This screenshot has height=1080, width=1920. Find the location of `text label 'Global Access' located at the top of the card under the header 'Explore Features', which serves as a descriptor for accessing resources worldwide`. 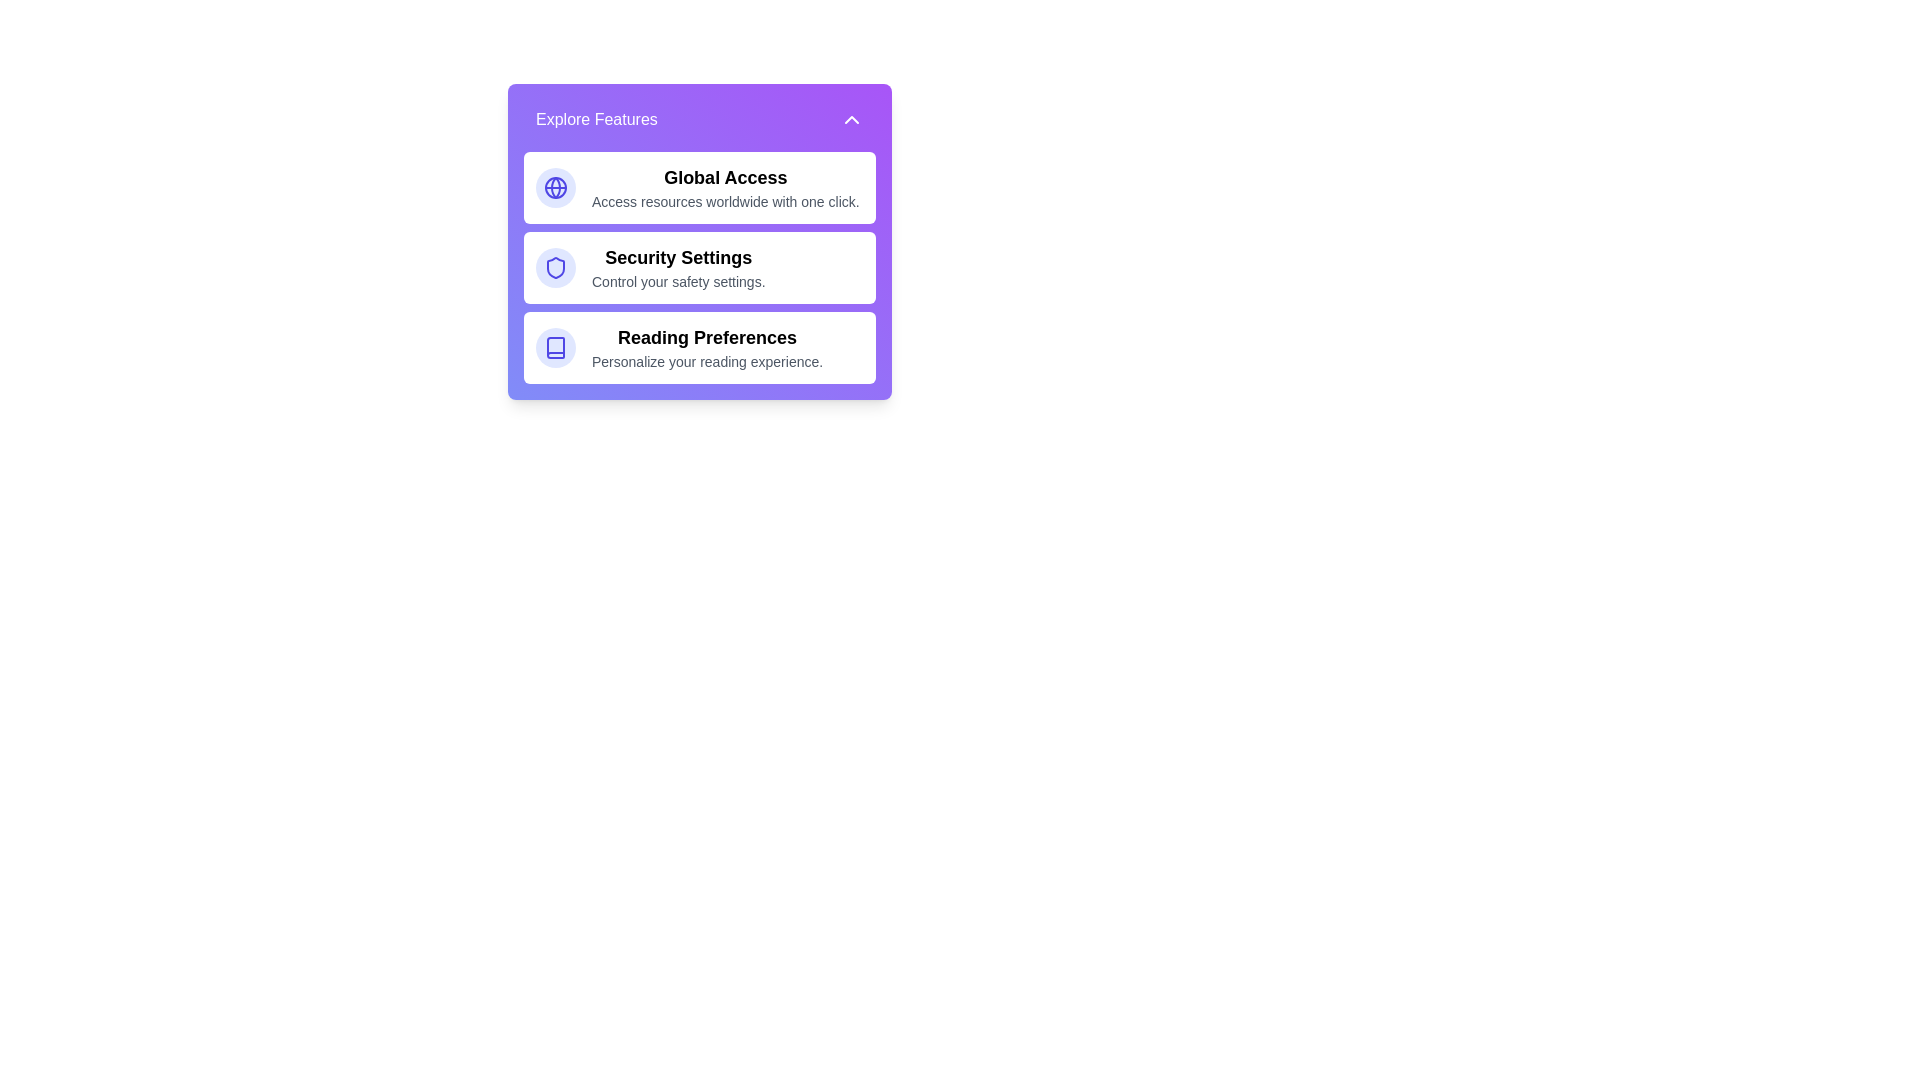

text label 'Global Access' located at the top of the card under the header 'Explore Features', which serves as a descriptor for accessing resources worldwide is located at coordinates (724, 176).